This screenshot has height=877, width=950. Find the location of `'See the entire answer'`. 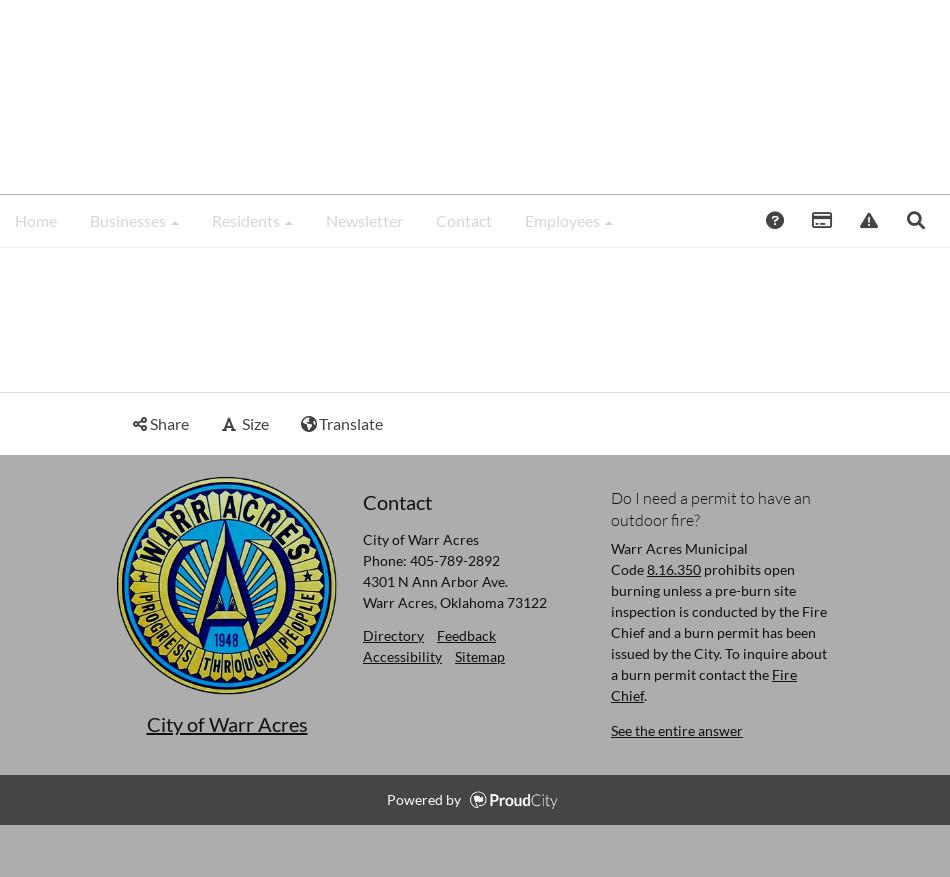

'See the entire answer' is located at coordinates (676, 728).